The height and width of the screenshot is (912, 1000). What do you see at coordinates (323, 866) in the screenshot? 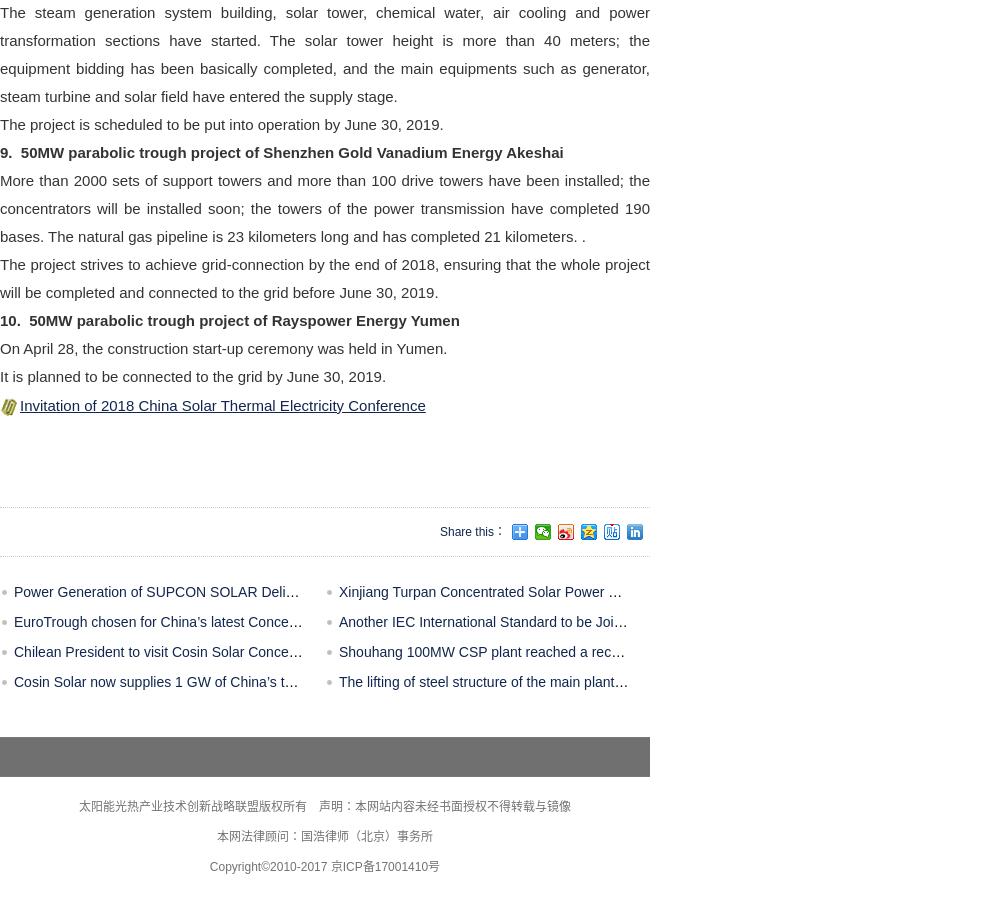
I see `'Copyright©2010-2017 京ICP备17001410号'` at bounding box center [323, 866].